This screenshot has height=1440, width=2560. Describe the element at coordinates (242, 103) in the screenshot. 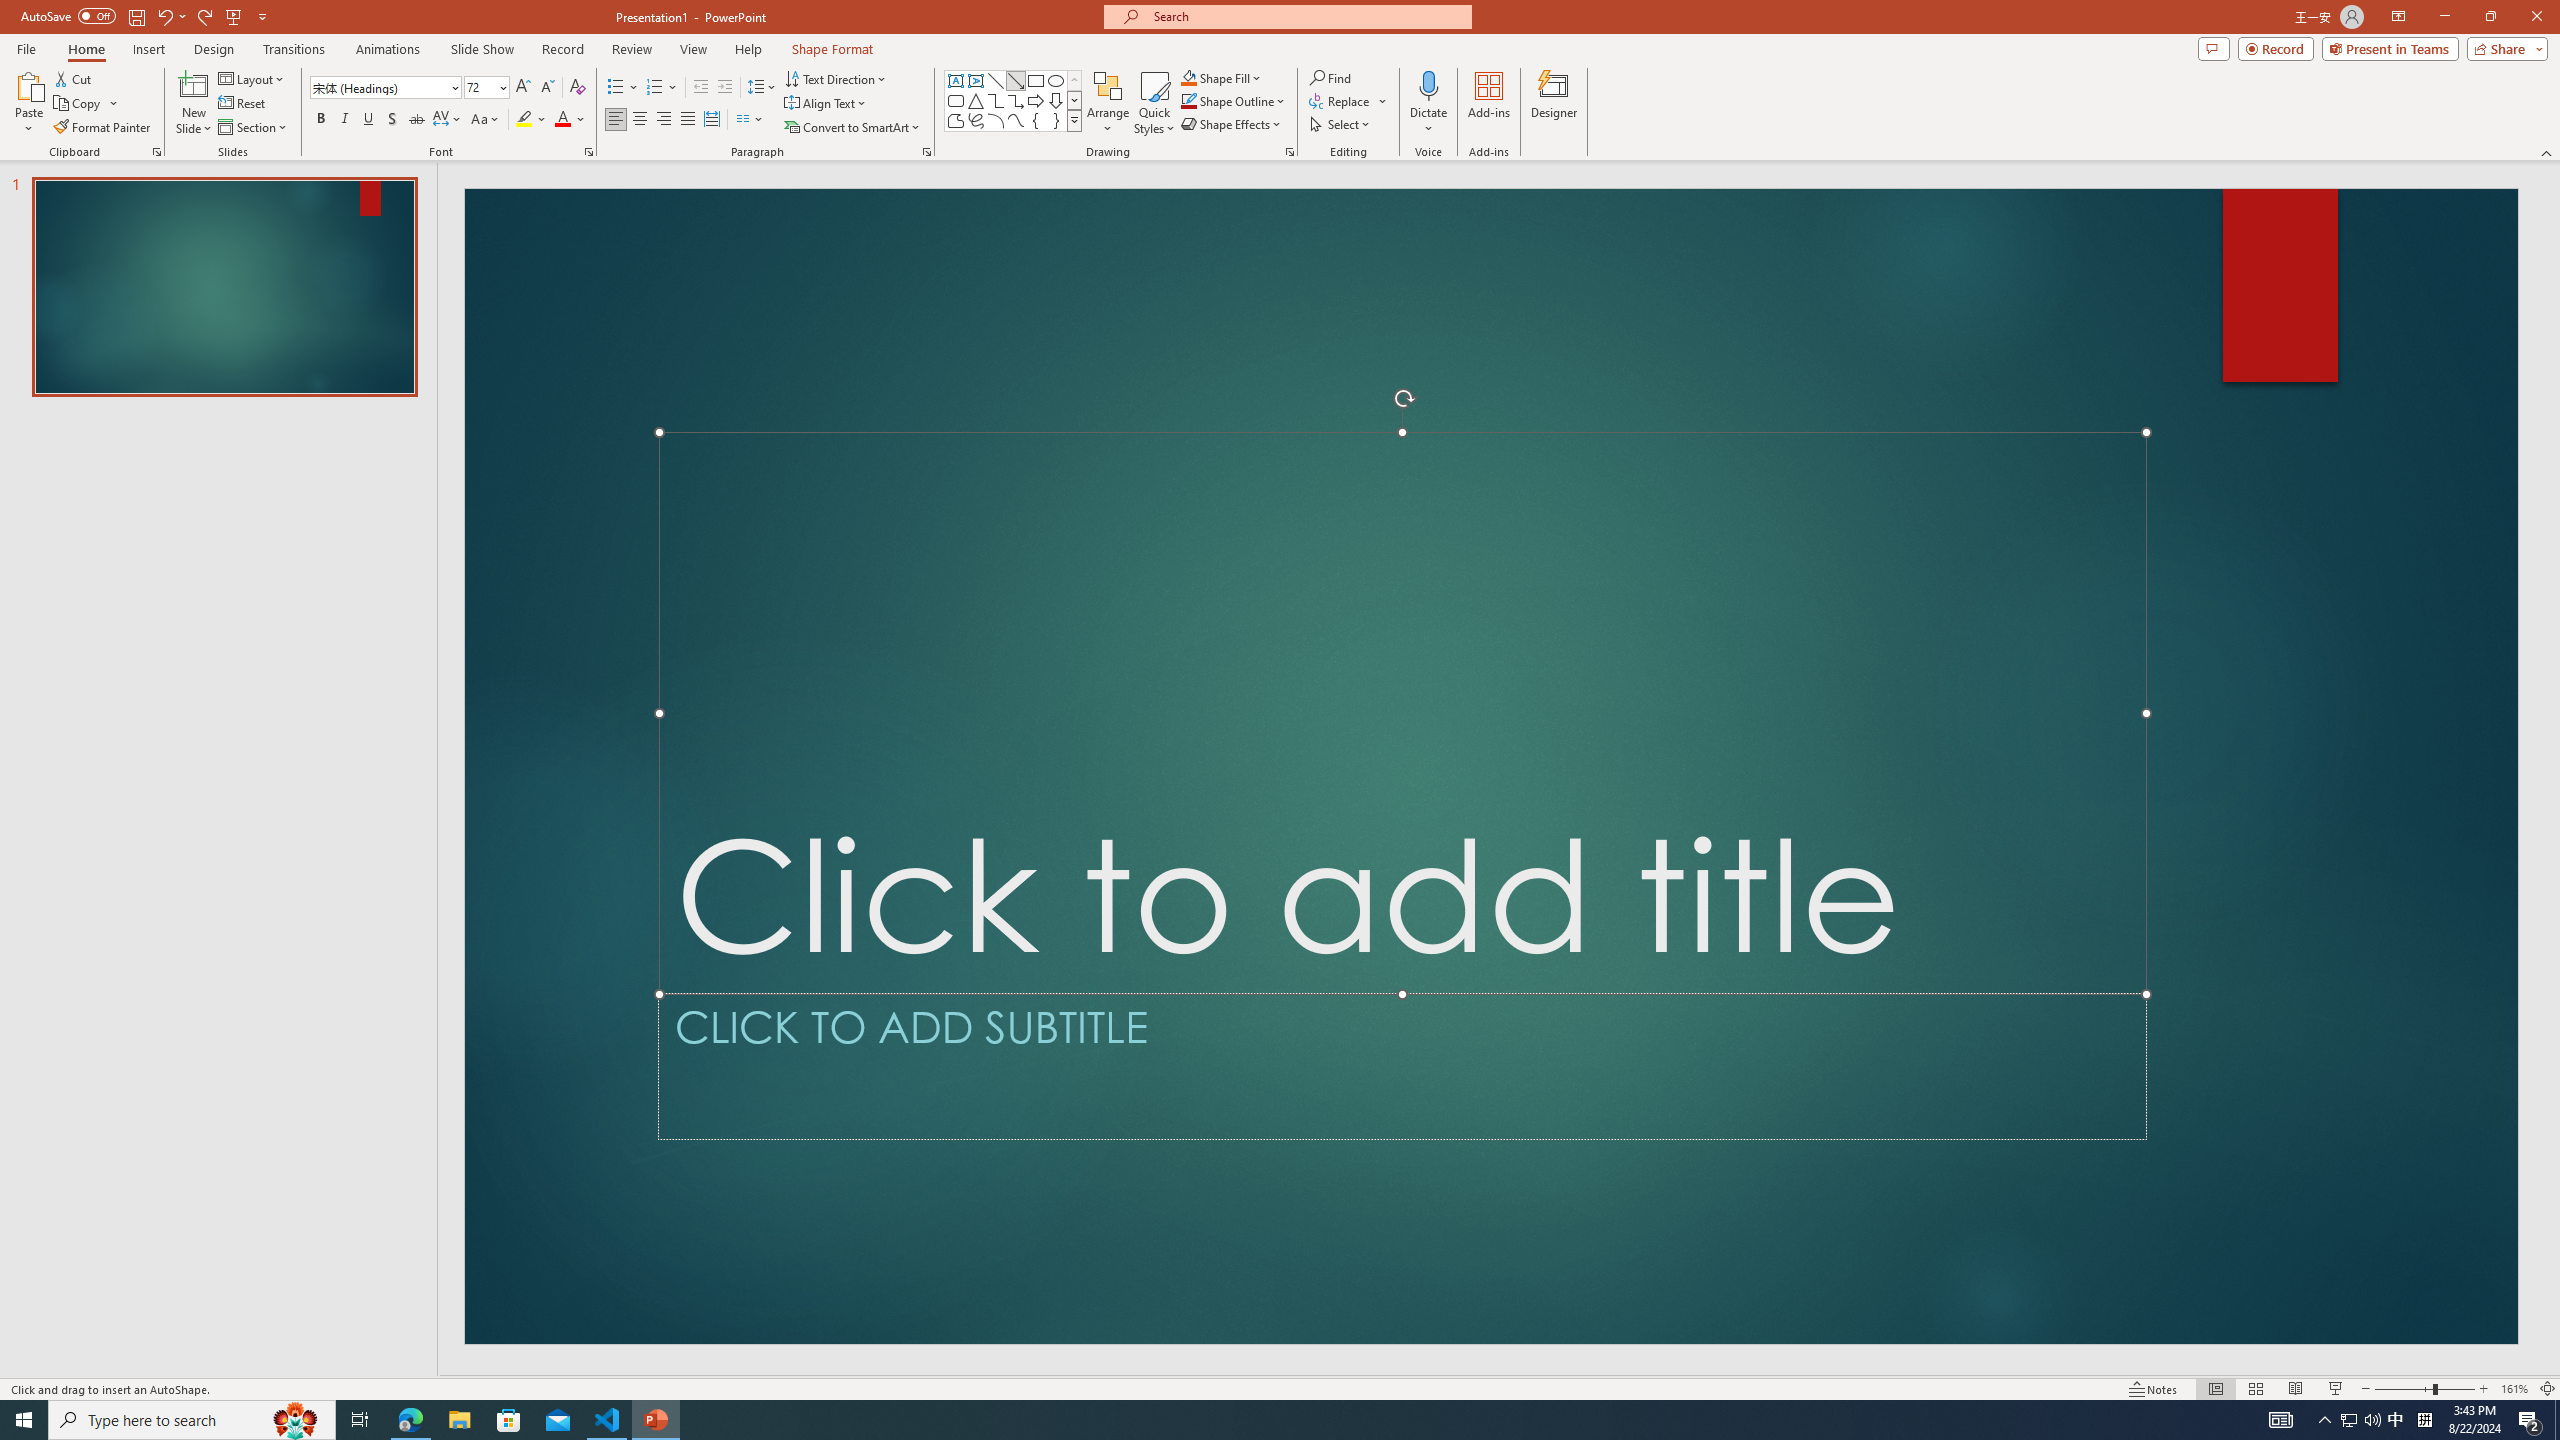

I see `'Reset'` at that location.